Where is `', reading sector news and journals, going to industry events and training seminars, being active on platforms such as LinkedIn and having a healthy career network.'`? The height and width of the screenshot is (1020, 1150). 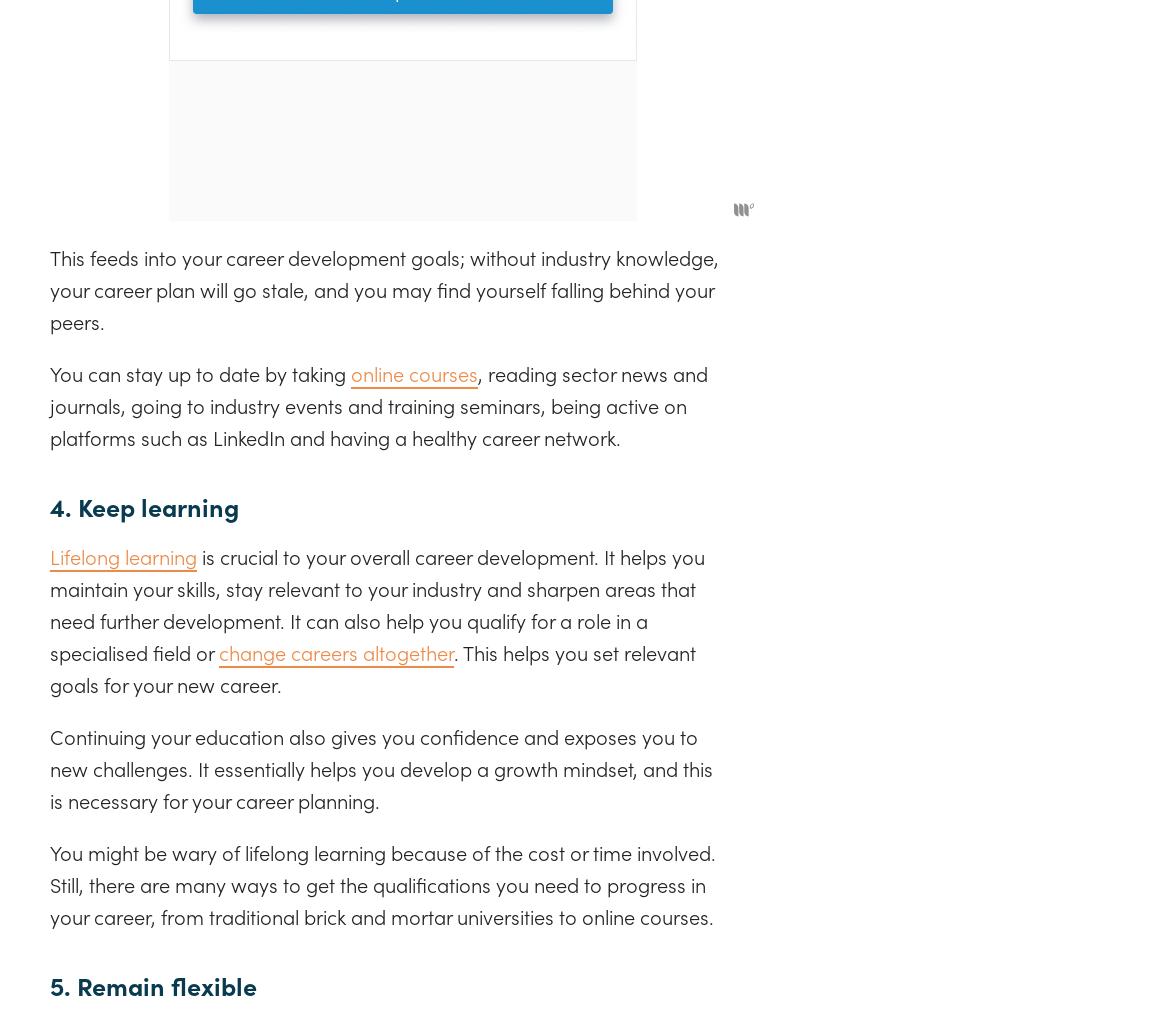 ', reading sector news and journals, going to industry events and training seminars, being active on platforms such as LinkedIn and having a healthy career network.' is located at coordinates (379, 404).